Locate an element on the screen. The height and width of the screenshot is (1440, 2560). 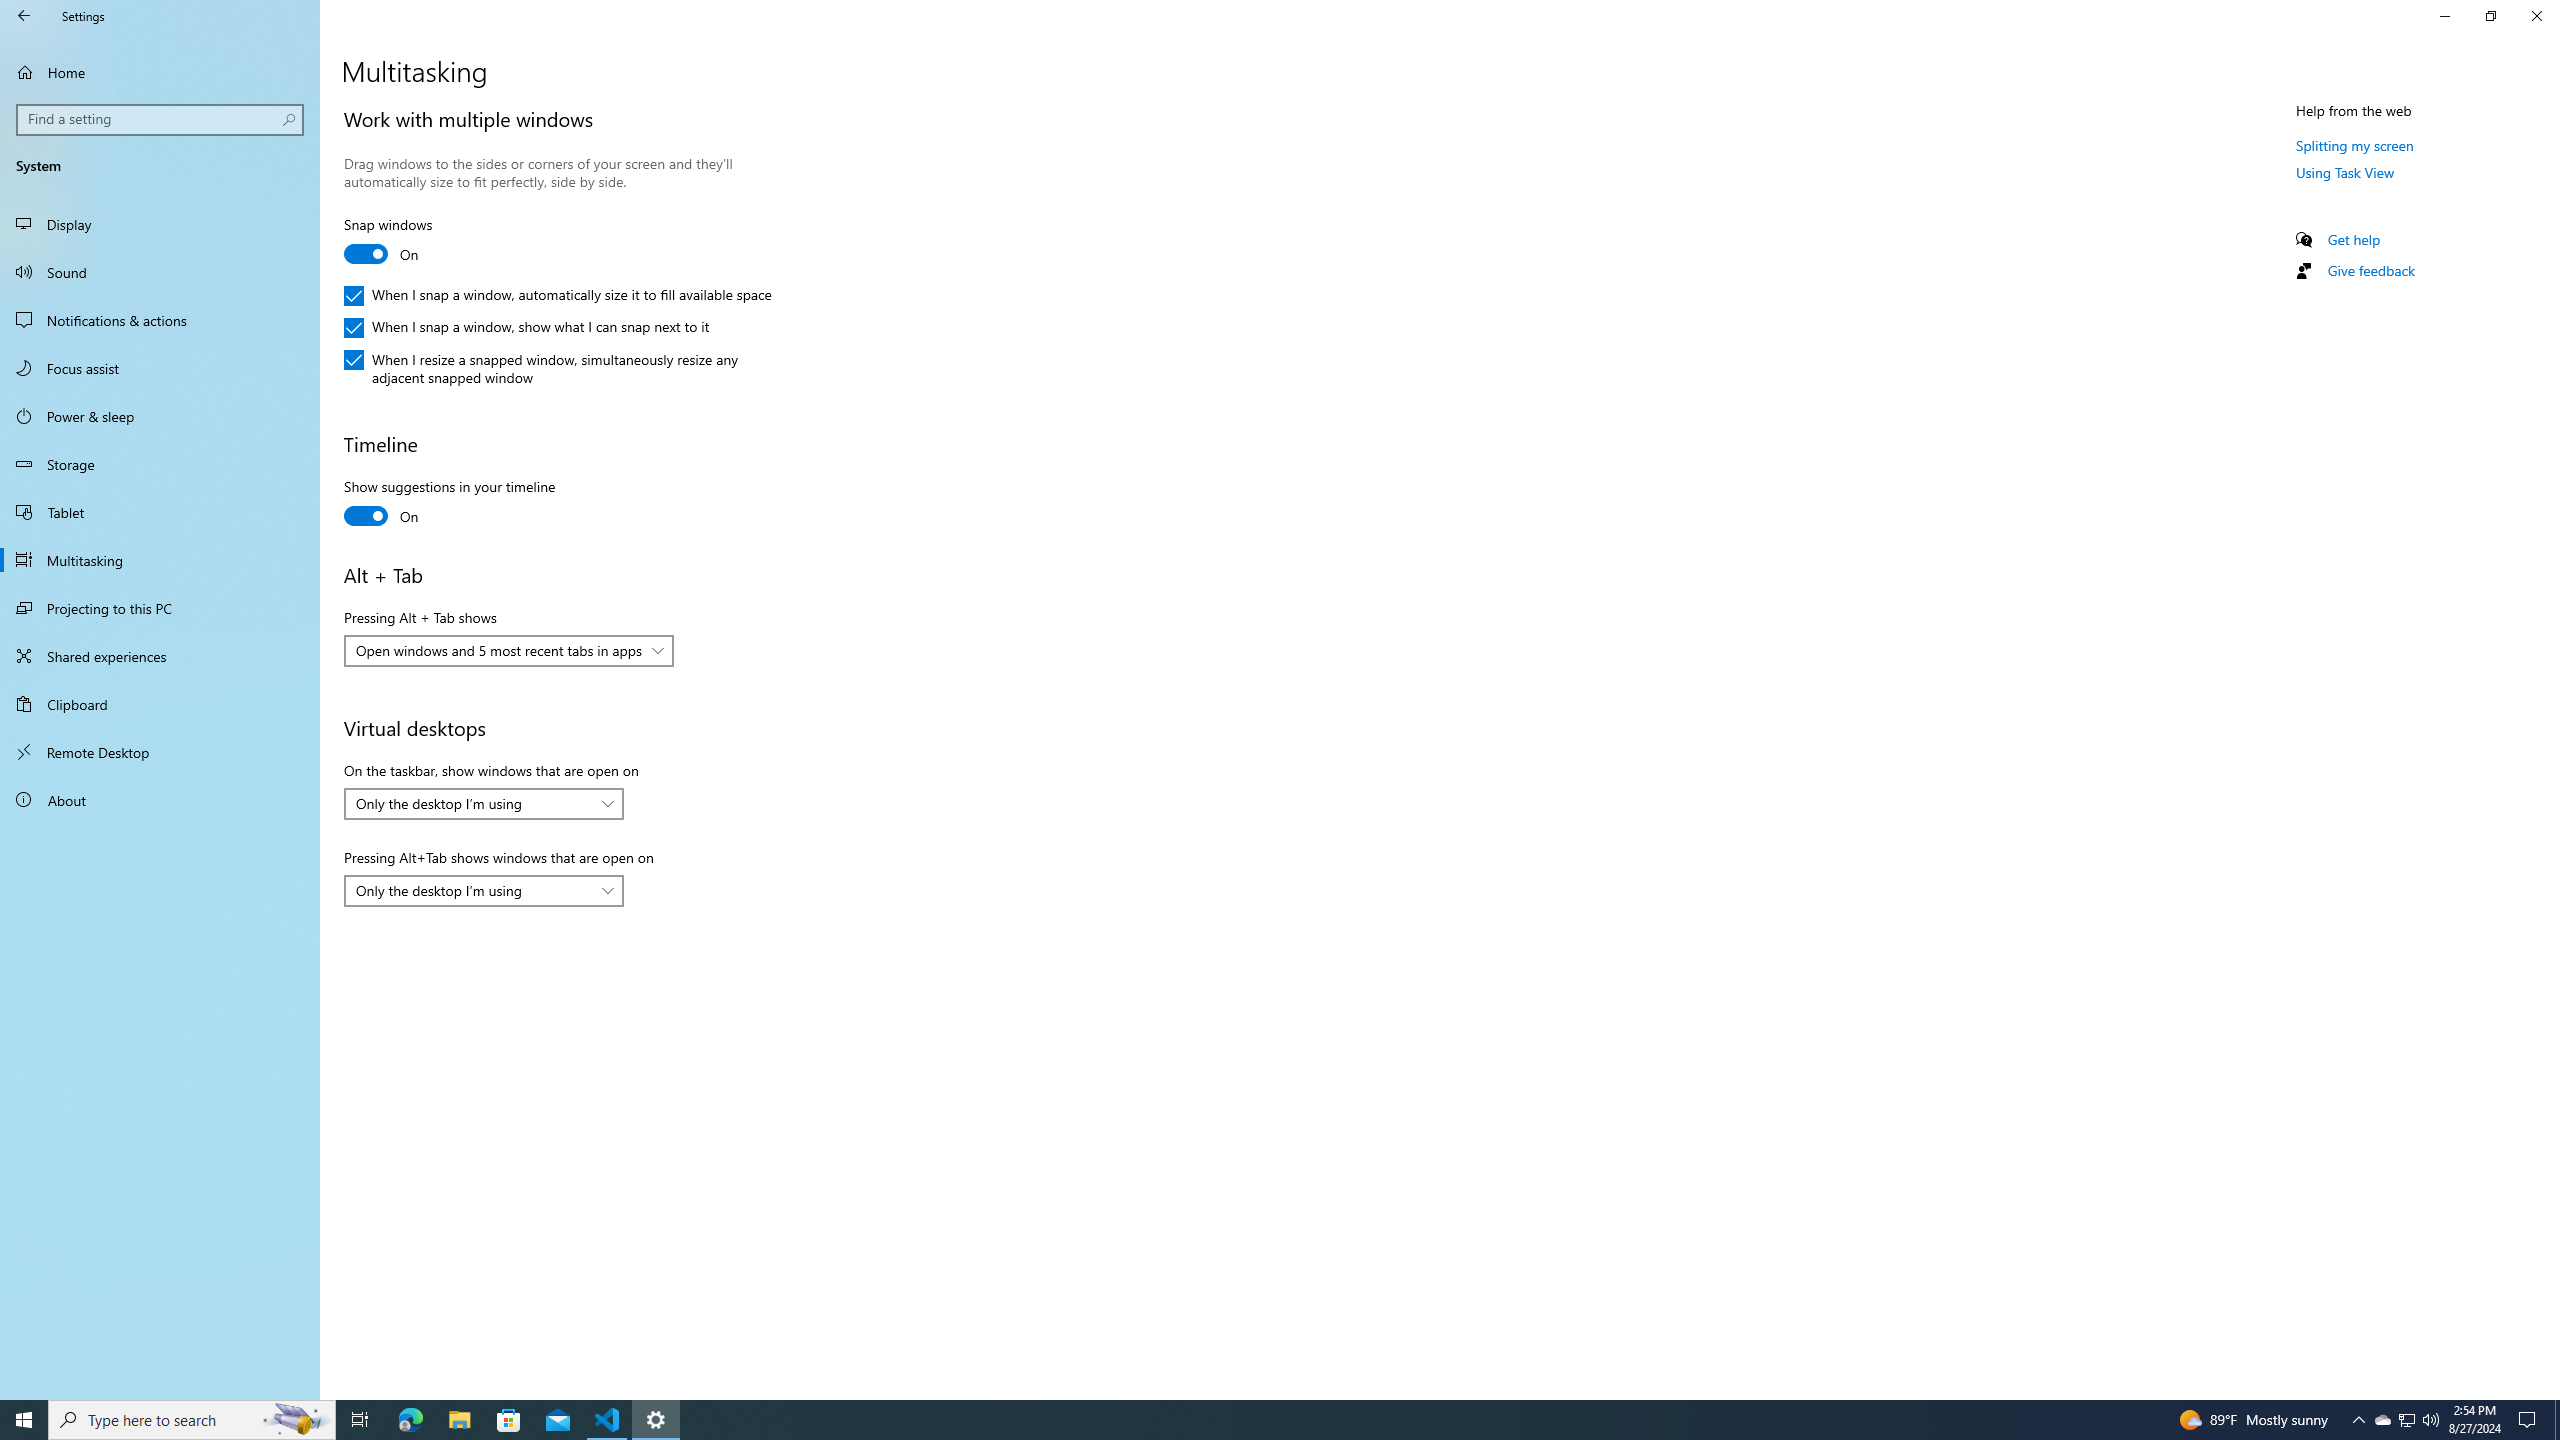
'Remote Desktop' is located at coordinates (159, 751).